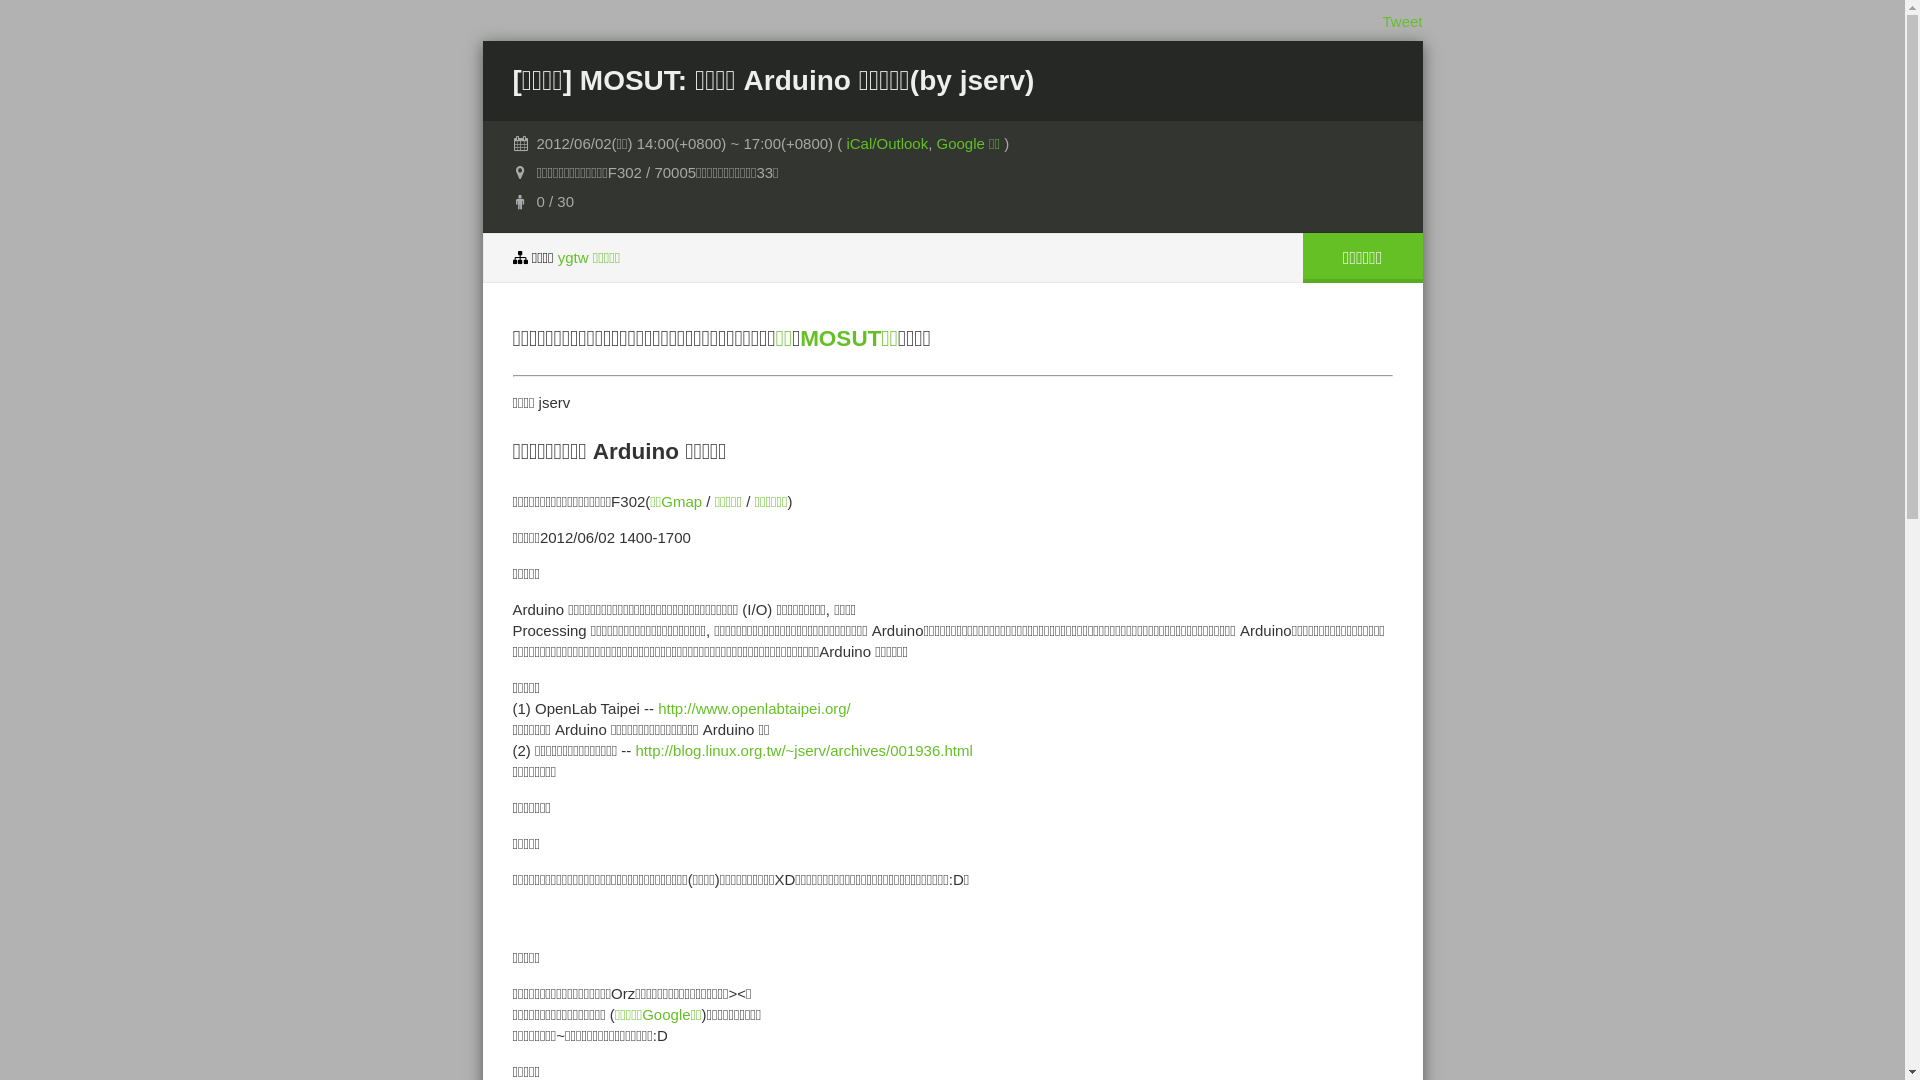 The image size is (1920, 1080). What do you see at coordinates (845, 142) in the screenshot?
I see `'iCal/Outlook'` at bounding box center [845, 142].